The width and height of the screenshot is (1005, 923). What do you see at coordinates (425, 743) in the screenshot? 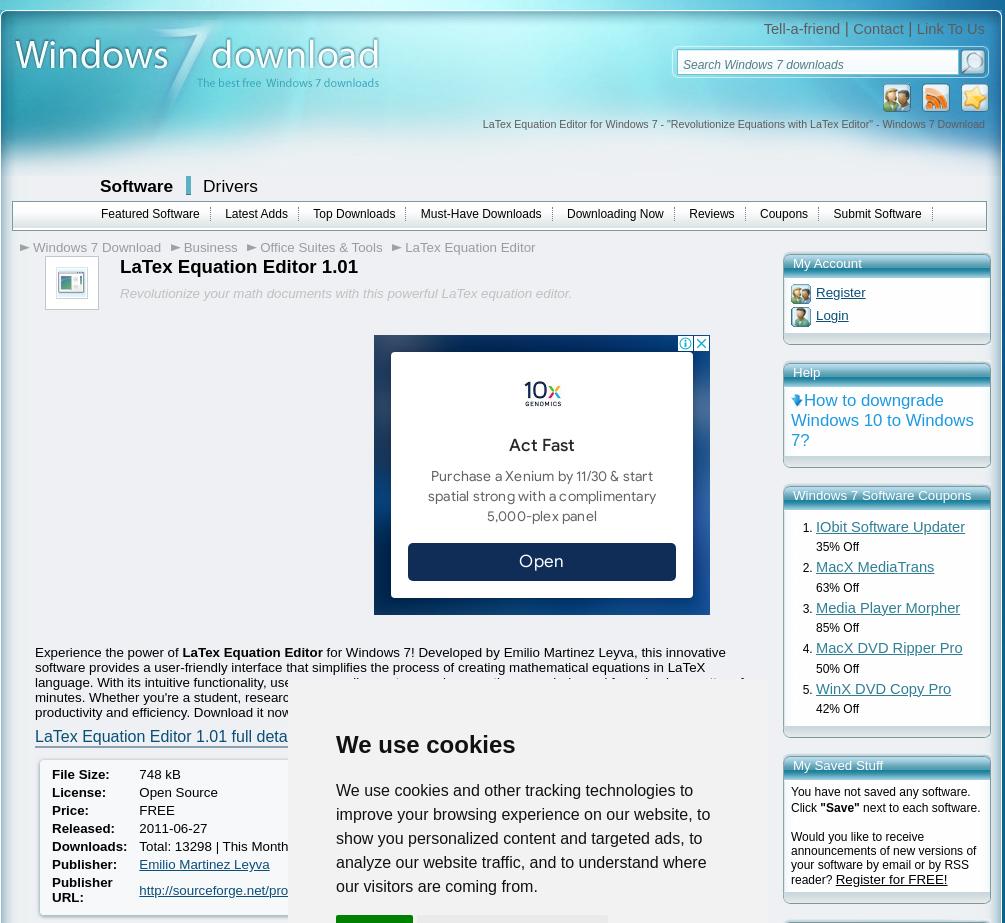
I see `'We use cookies'` at bounding box center [425, 743].